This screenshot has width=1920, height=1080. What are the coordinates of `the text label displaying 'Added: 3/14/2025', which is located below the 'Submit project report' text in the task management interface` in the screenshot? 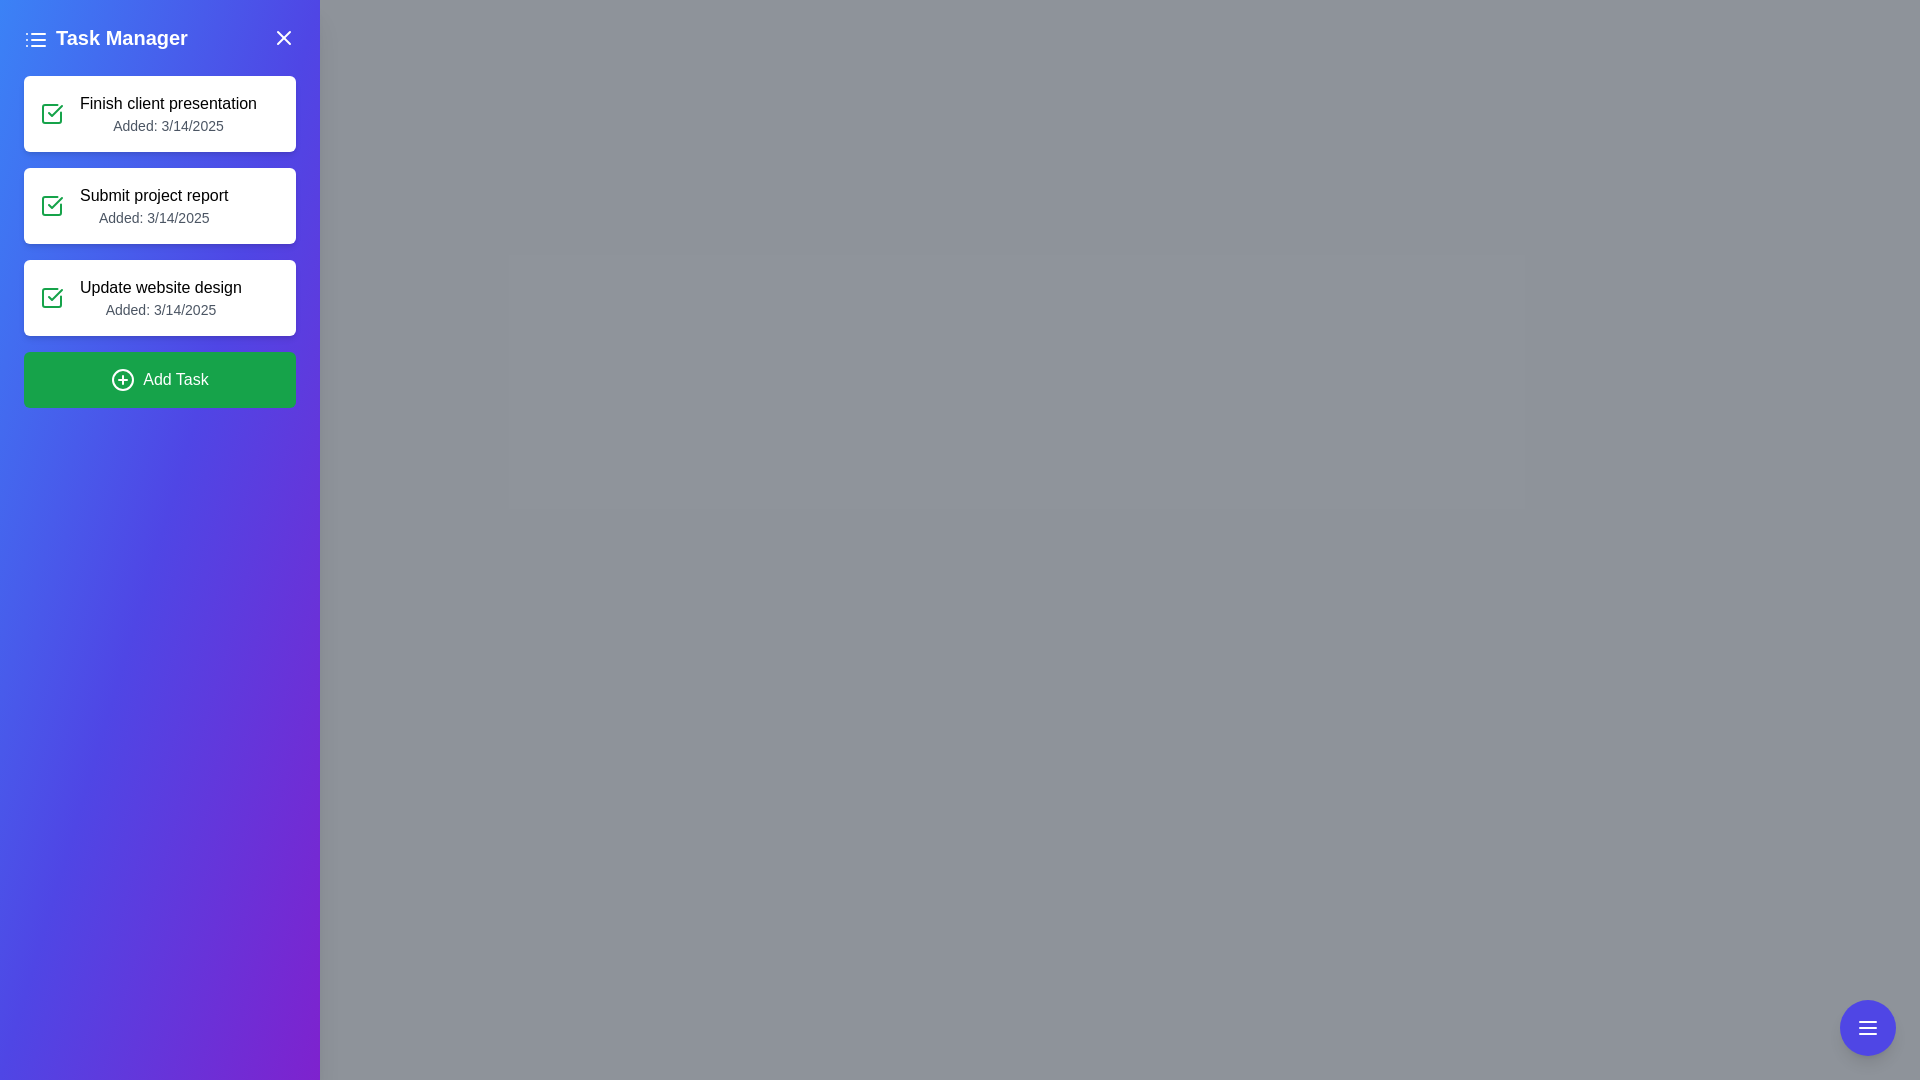 It's located at (153, 218).